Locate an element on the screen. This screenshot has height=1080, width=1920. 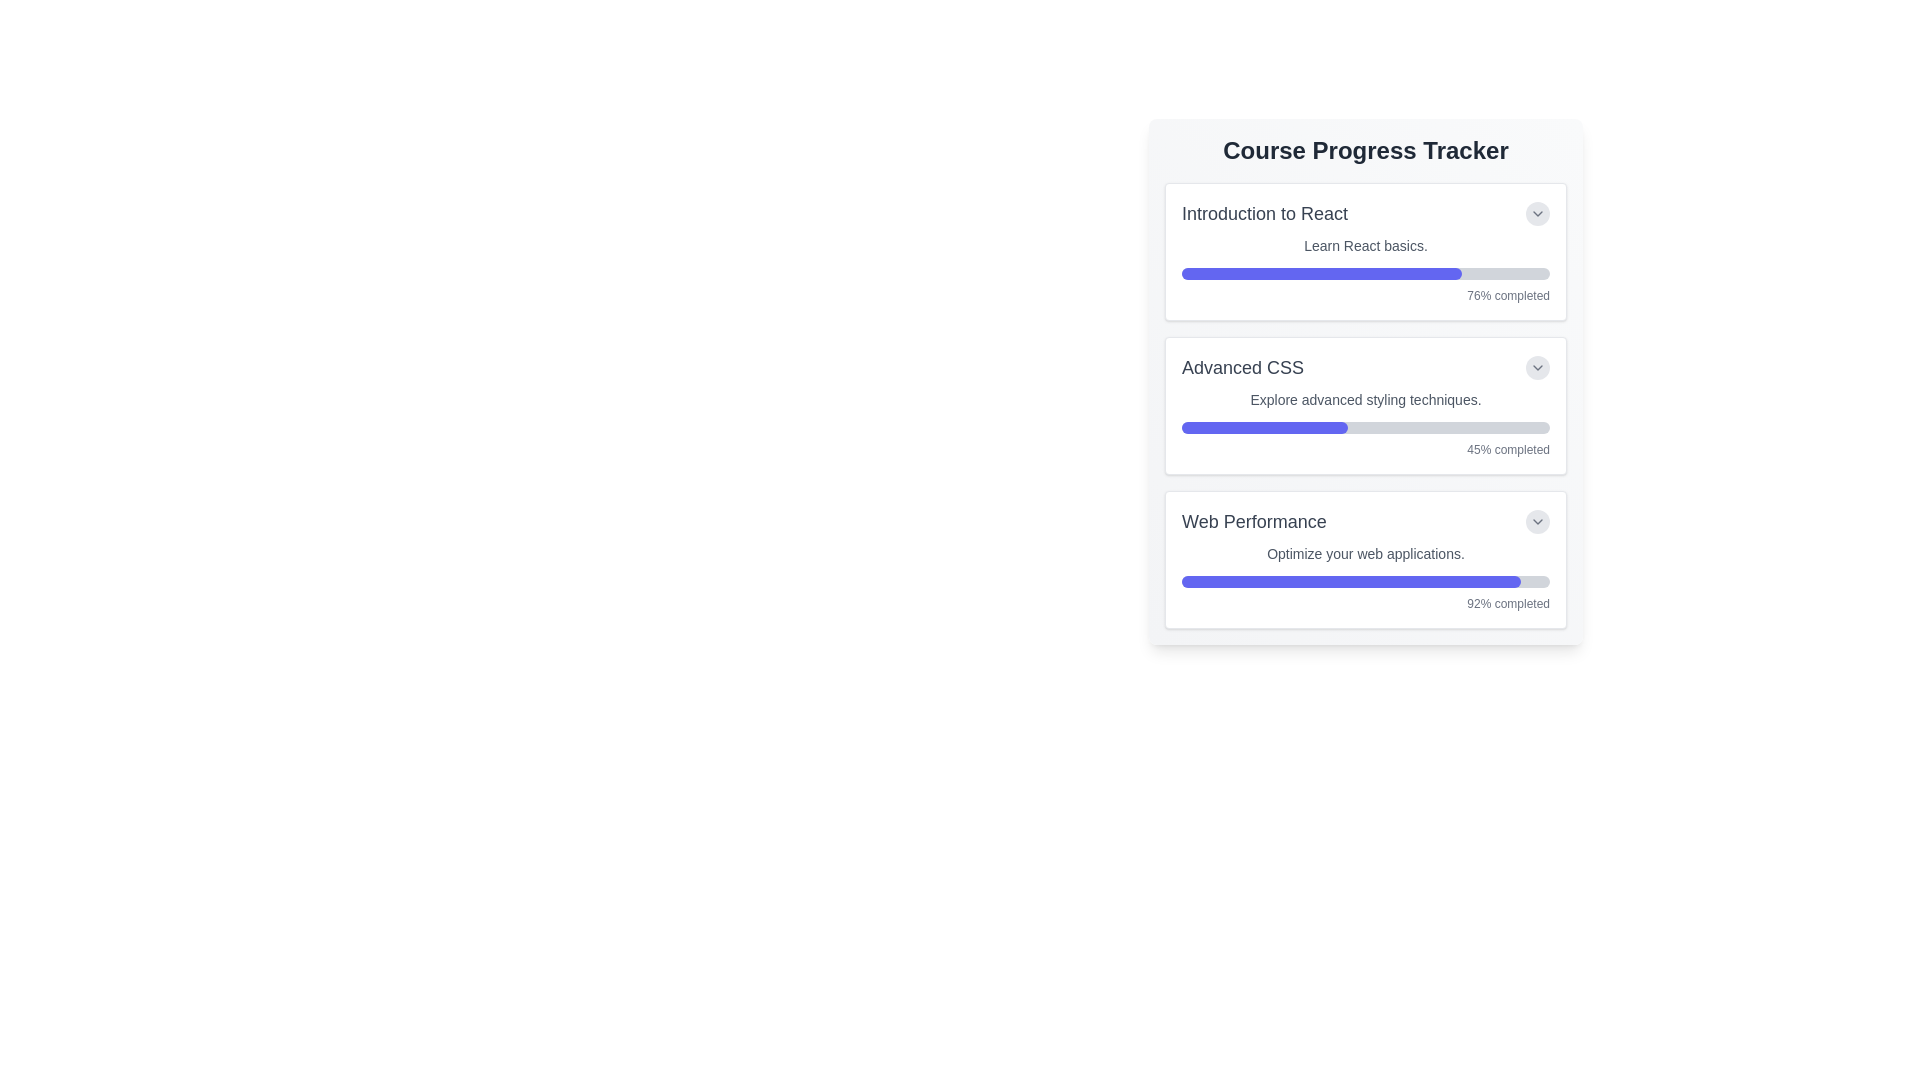
text 'Optimize your web applications.' located in the gray styled small font beneath the main title 'Web Performance' within the card layout is located at coordinates (1365, 554).